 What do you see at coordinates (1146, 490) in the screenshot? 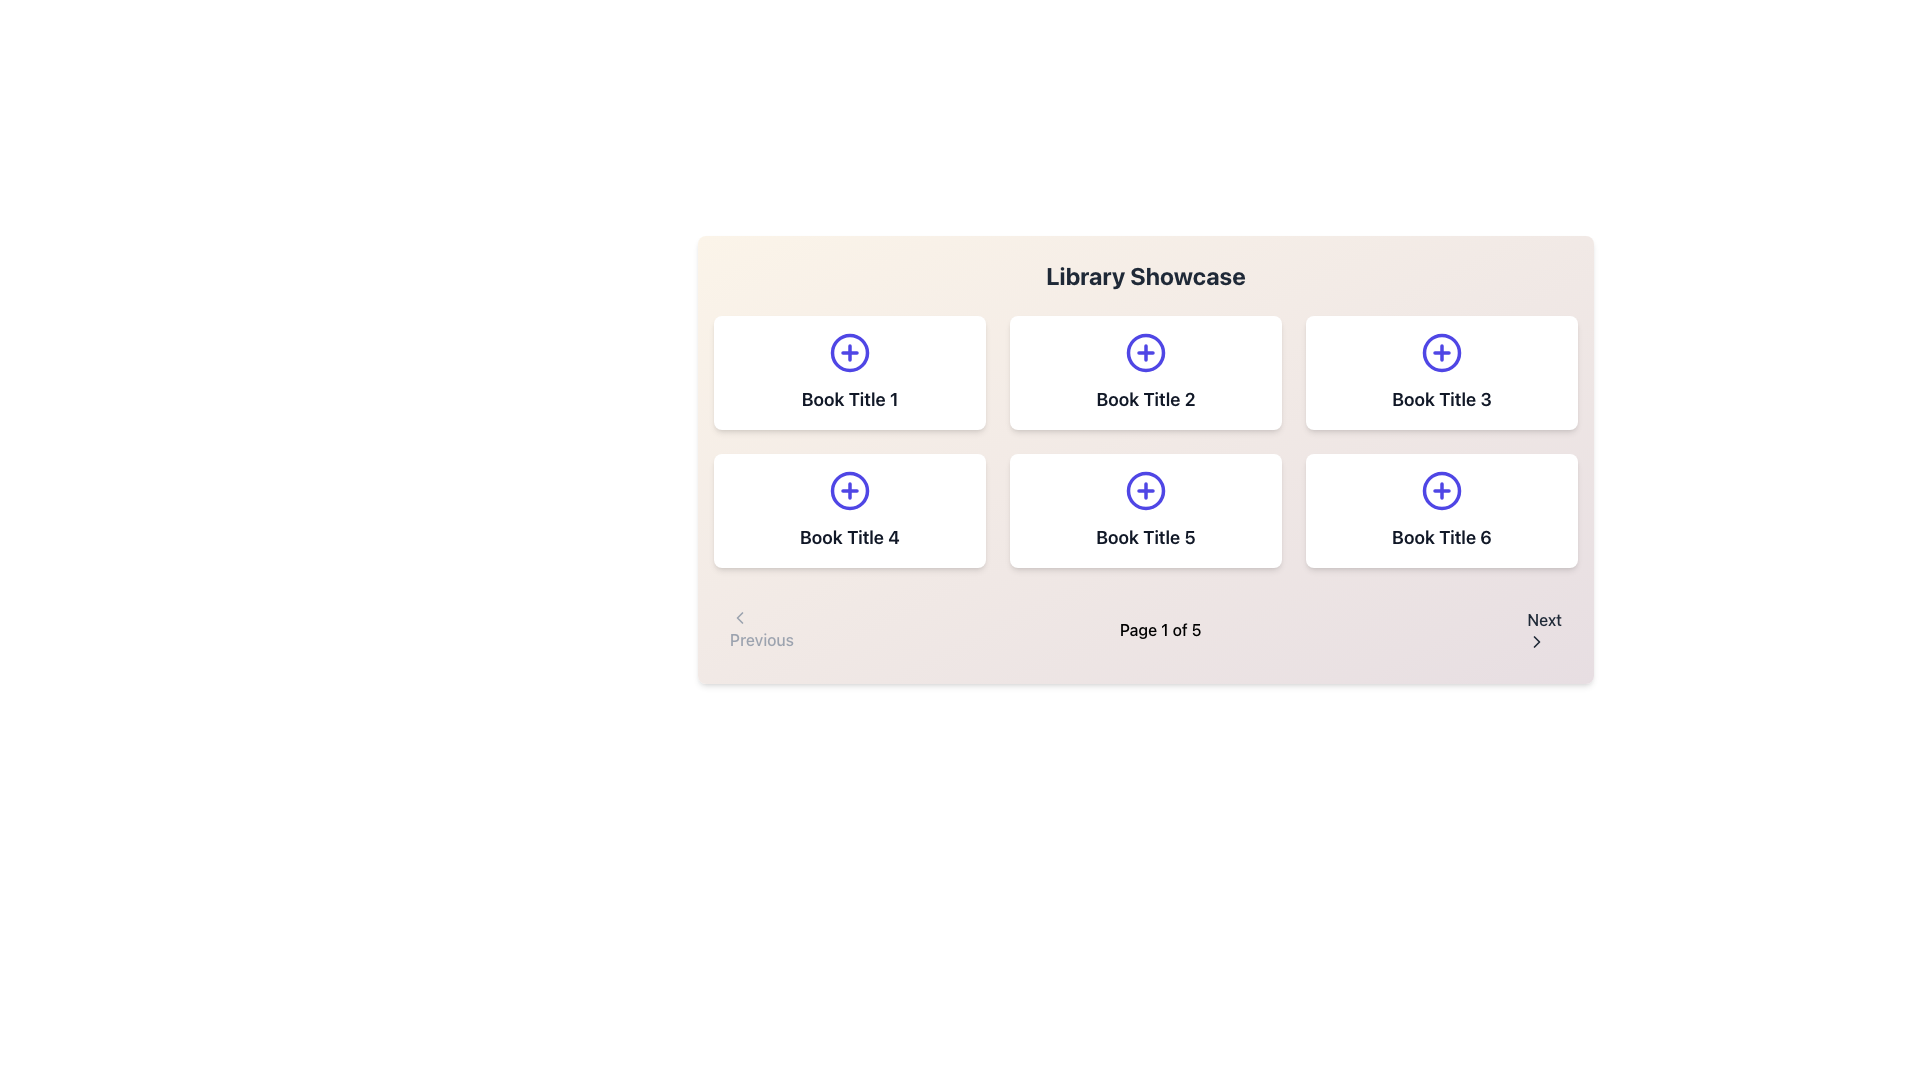
I see `the icon in the second row and second column of the grid that corresponds to 'Book Title 5'` at bounding box center [1146, 490].